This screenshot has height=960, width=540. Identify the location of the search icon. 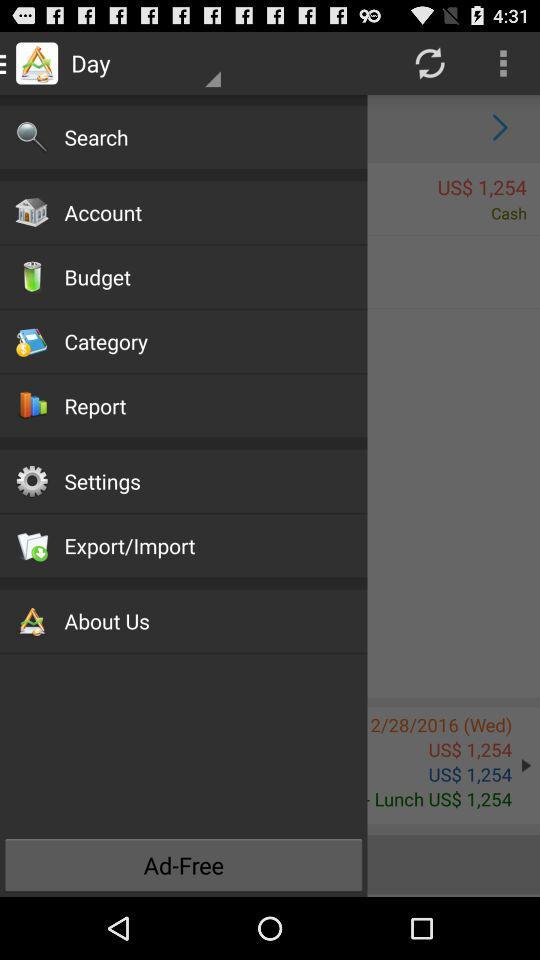
(39, 135).